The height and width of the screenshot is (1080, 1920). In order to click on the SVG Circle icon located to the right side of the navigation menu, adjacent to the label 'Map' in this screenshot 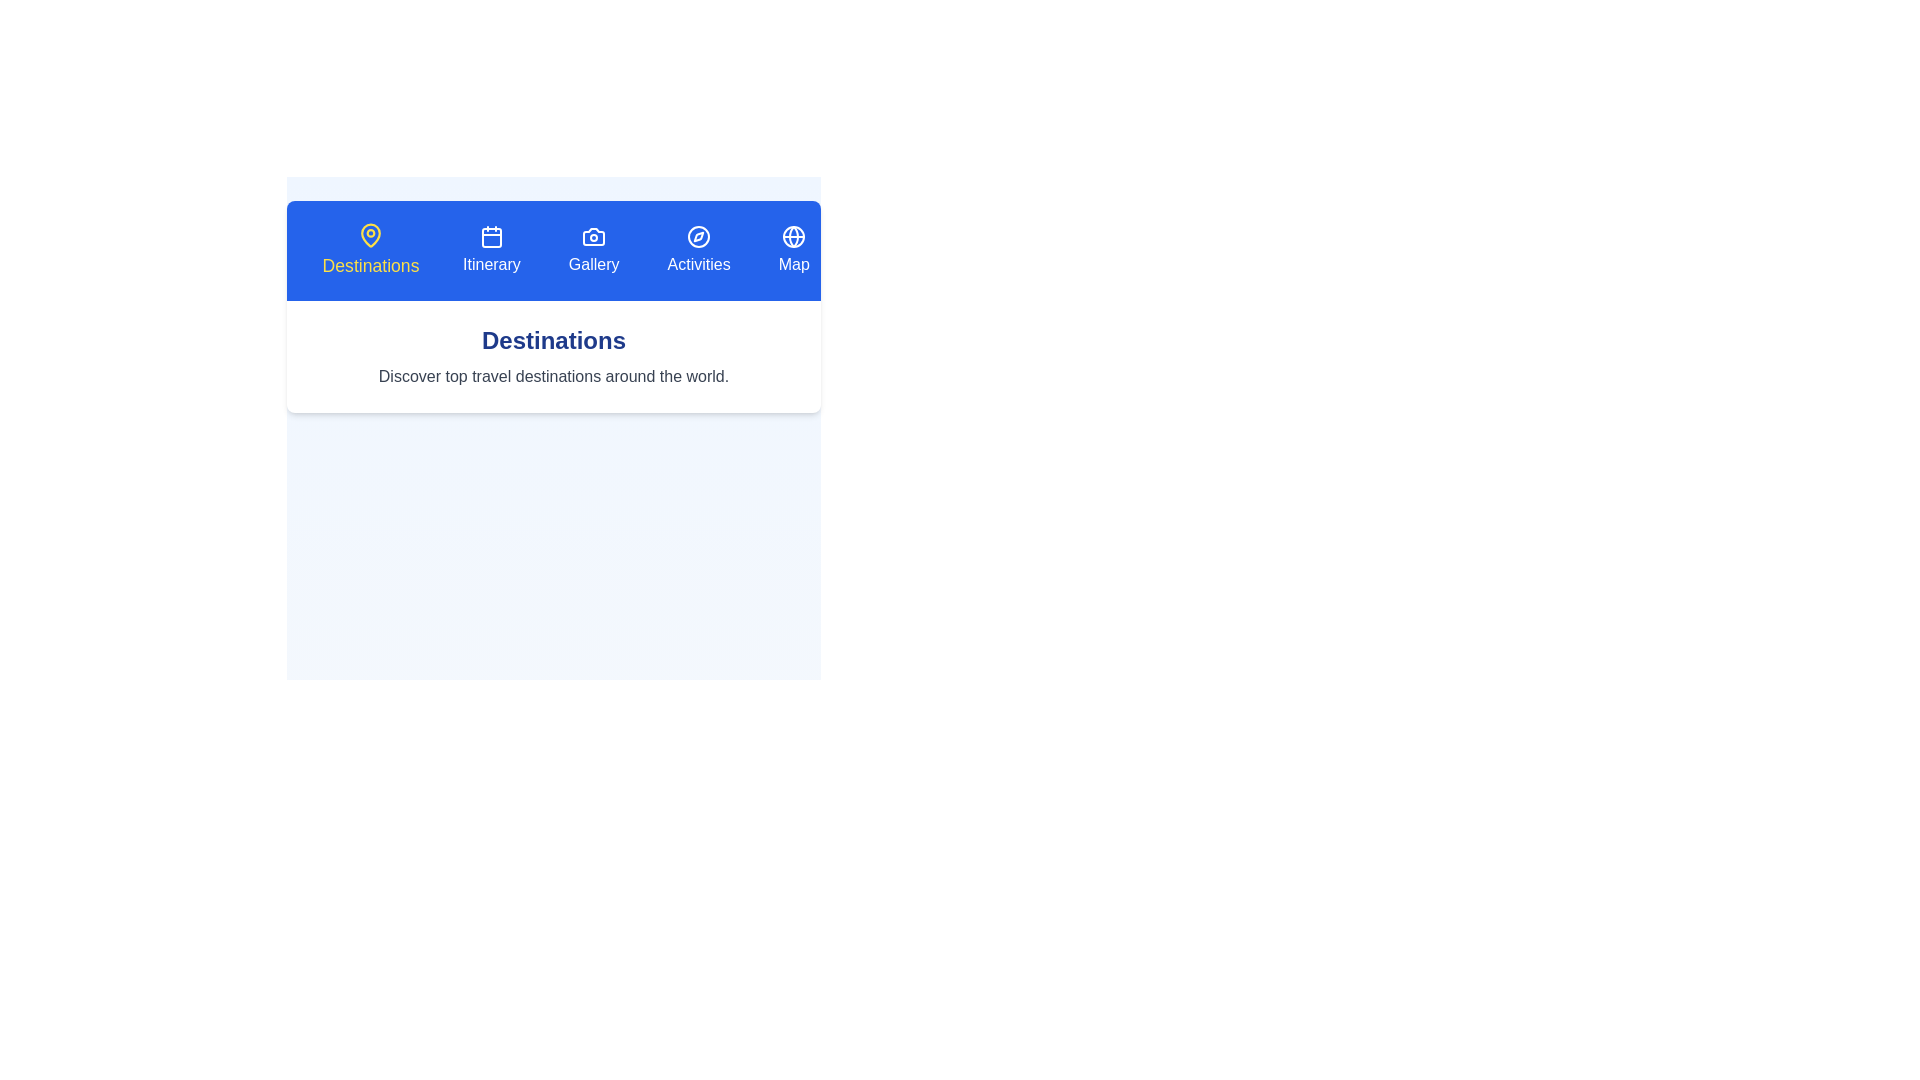, I will do `click(793, 235)`.